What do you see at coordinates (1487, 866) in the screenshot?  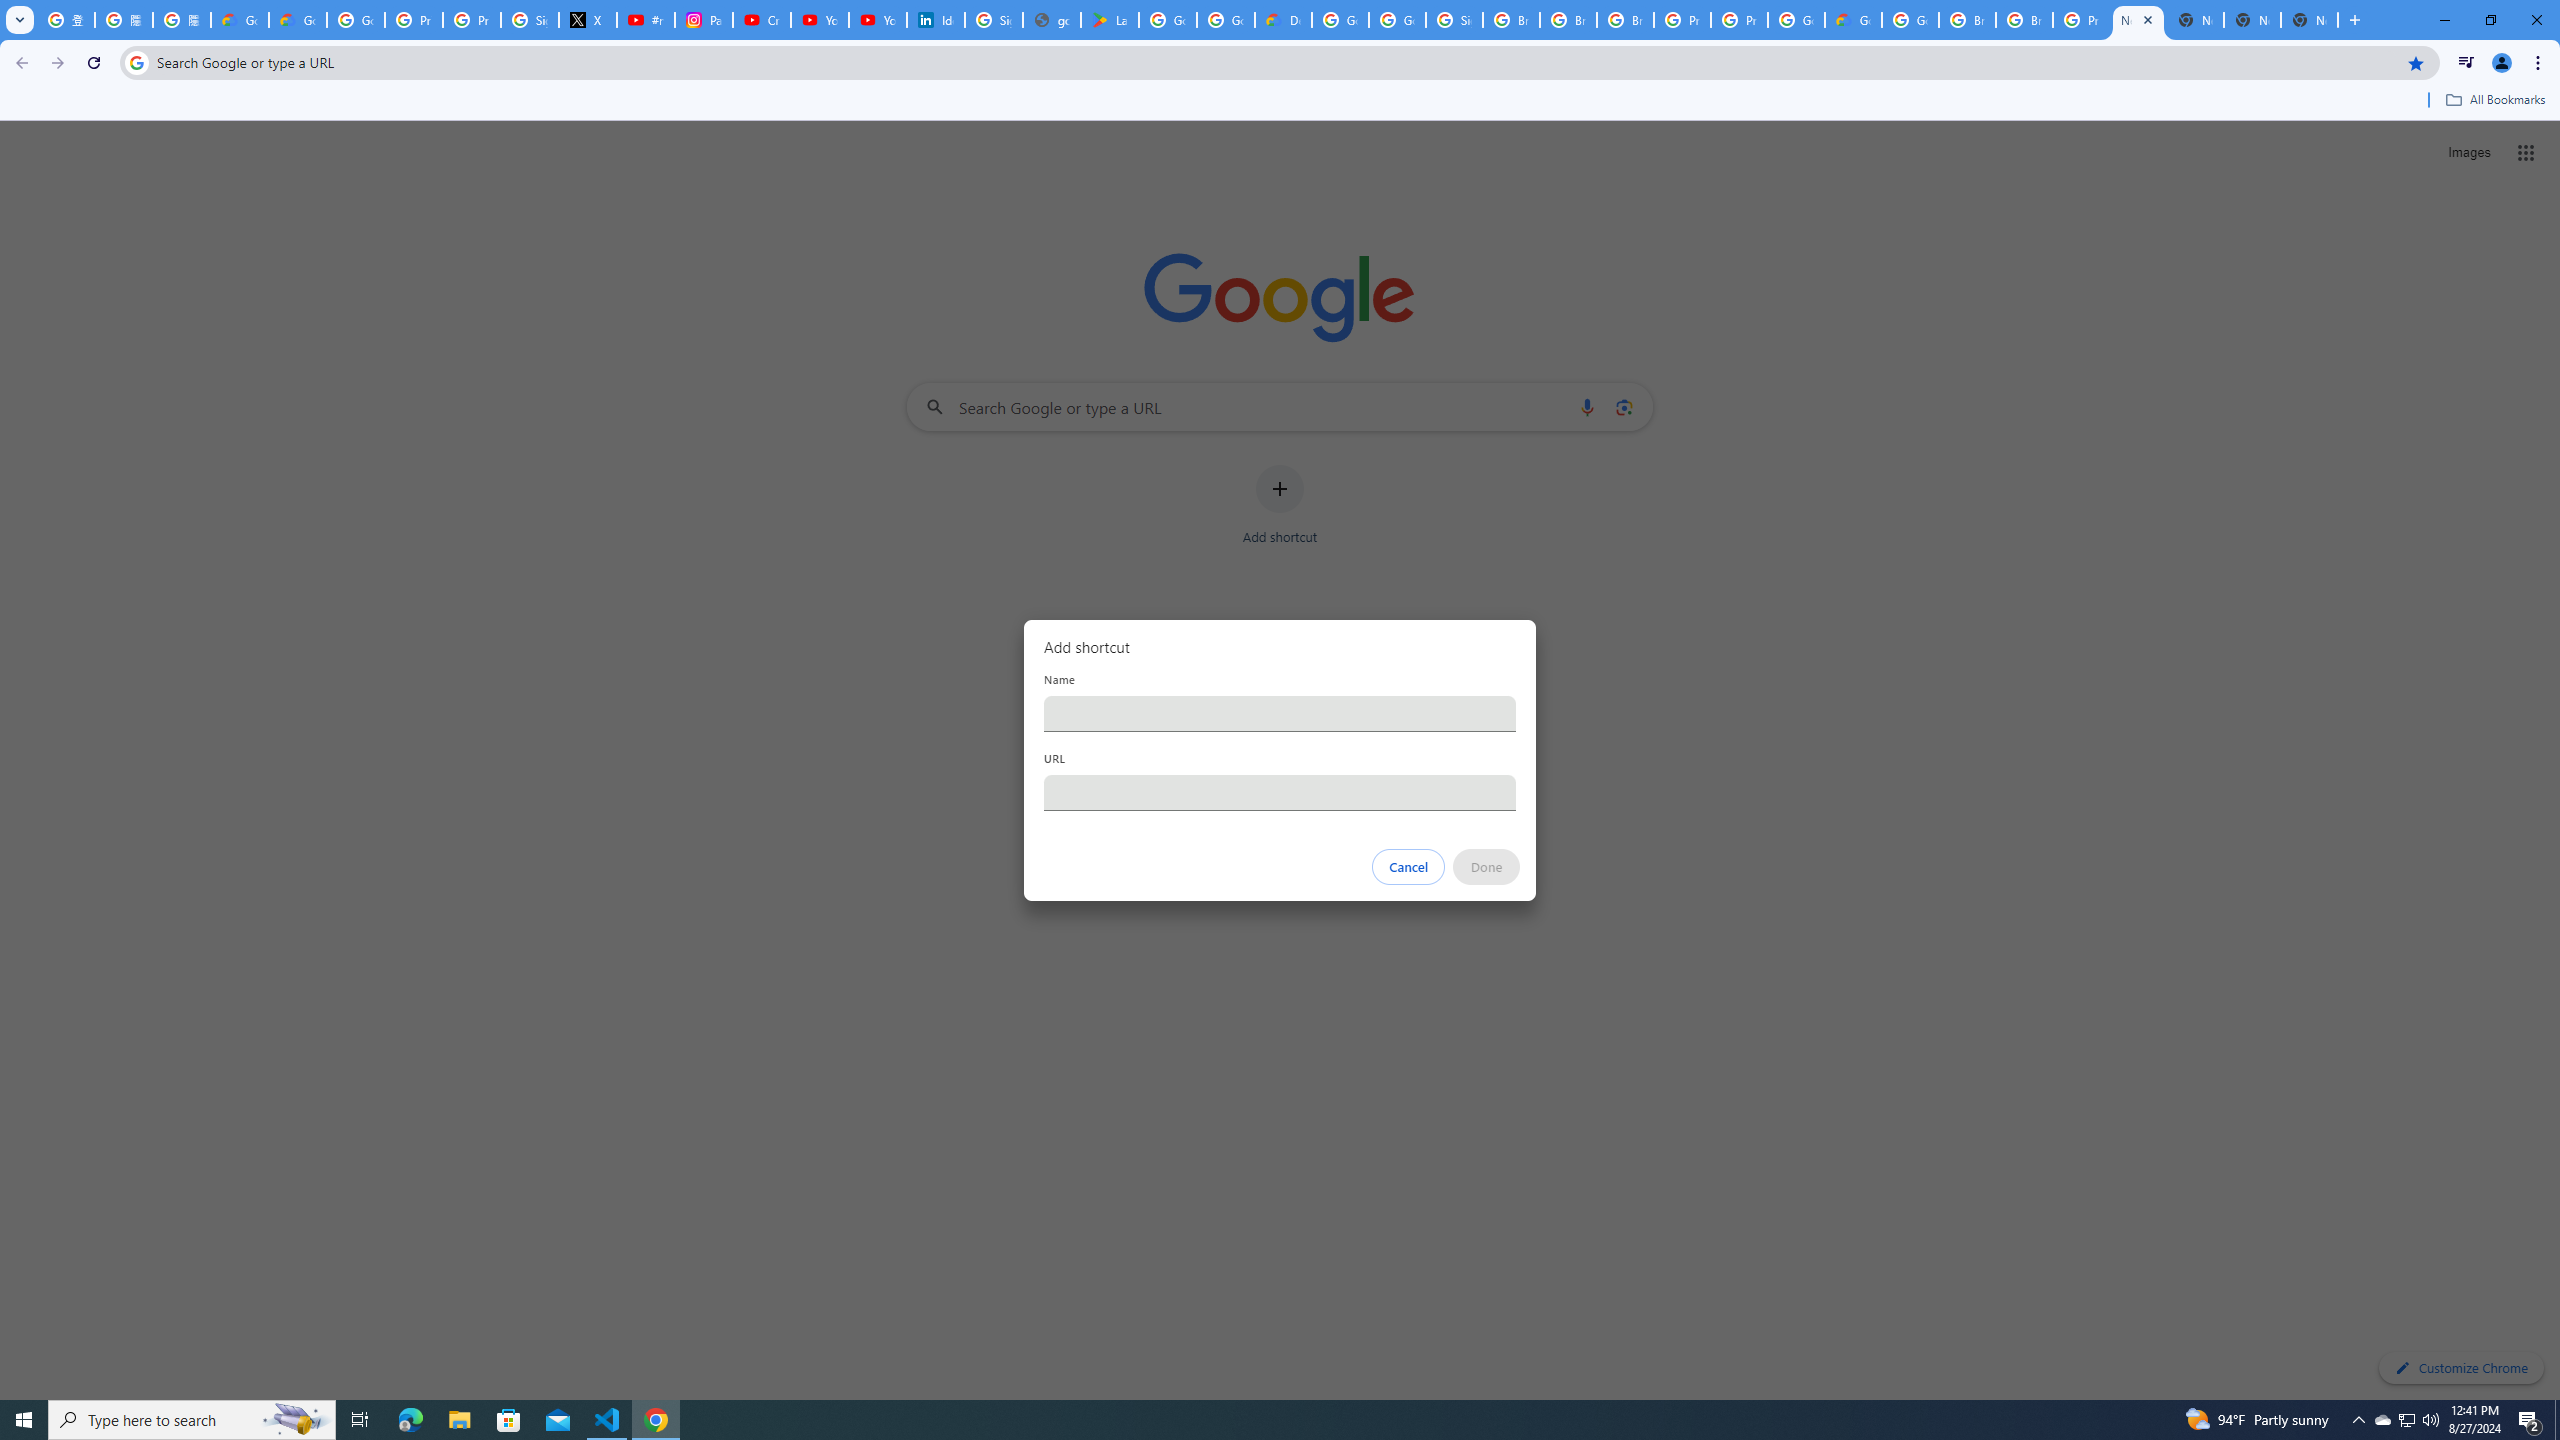 I see `'Done'` at bounding box center [1487, 866].